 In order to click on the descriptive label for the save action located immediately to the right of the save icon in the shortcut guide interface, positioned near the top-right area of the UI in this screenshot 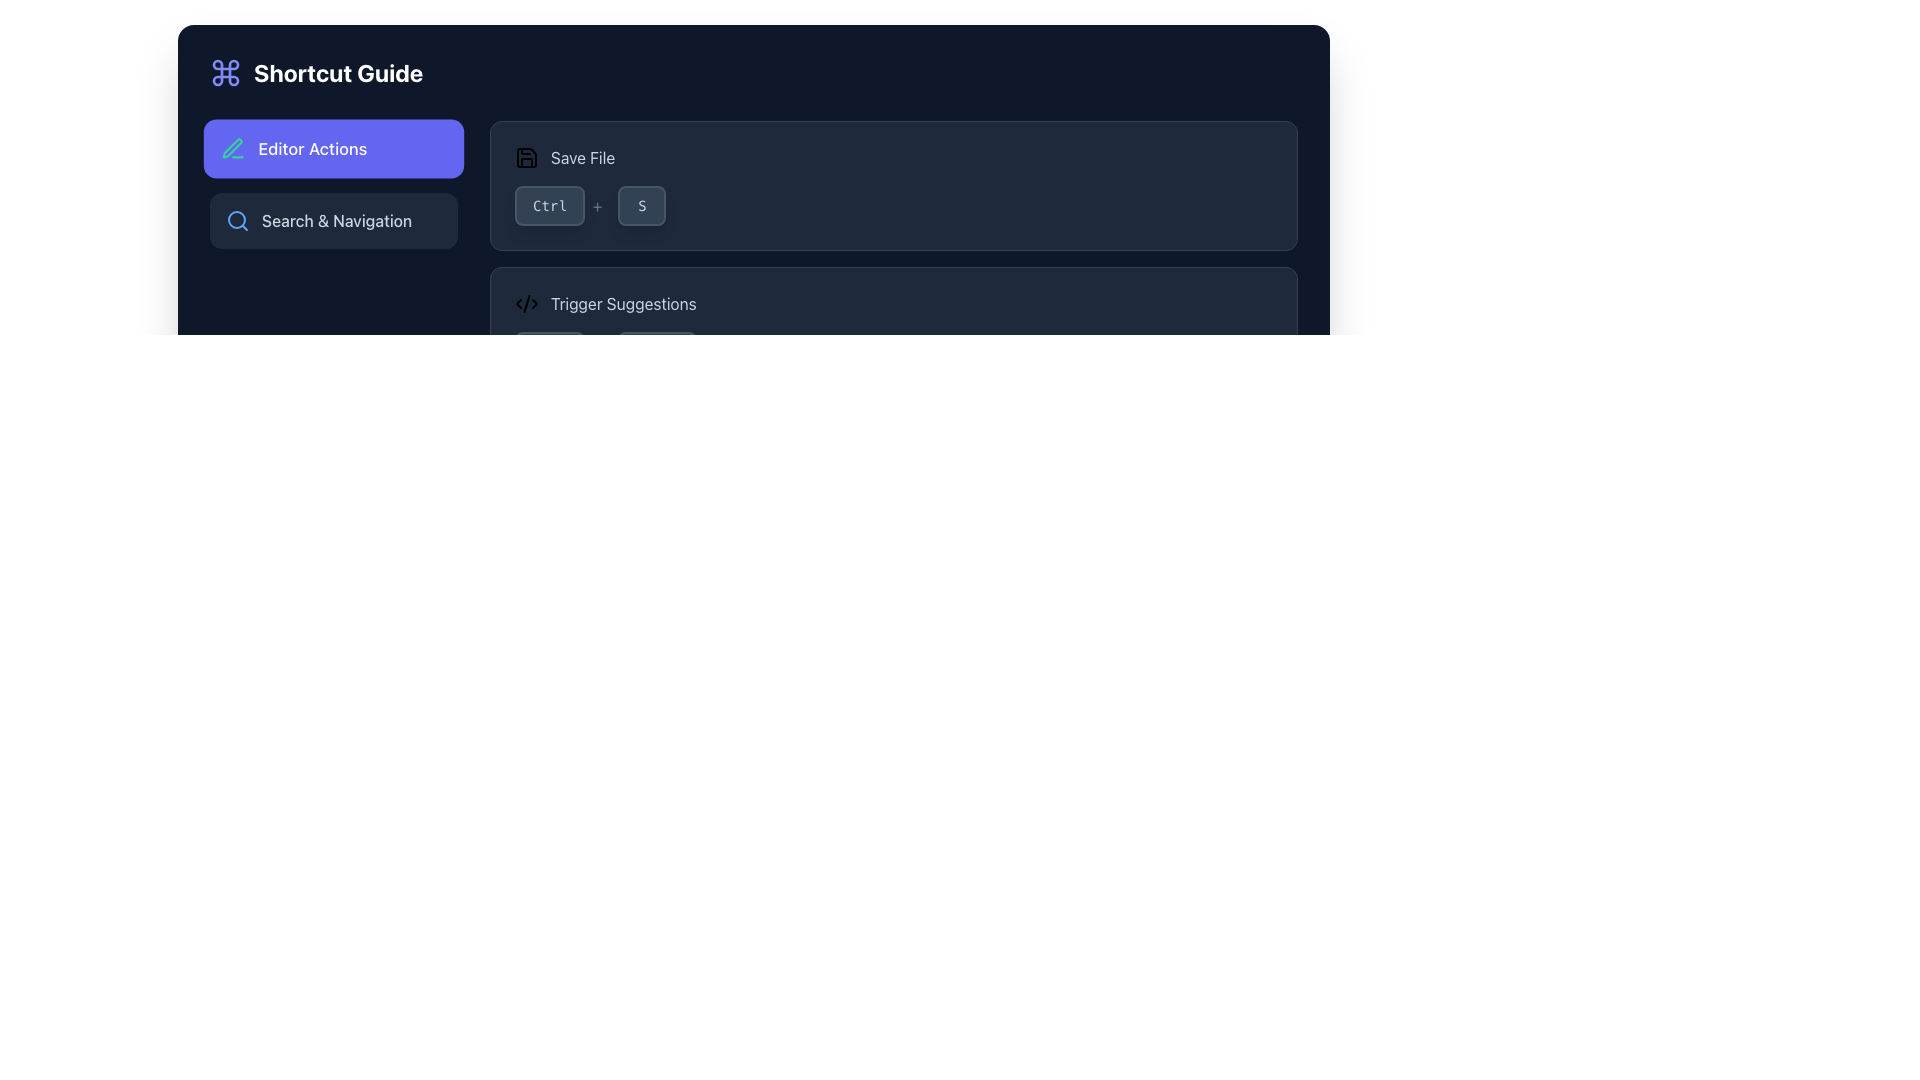, I will do `click(582, 157)`.